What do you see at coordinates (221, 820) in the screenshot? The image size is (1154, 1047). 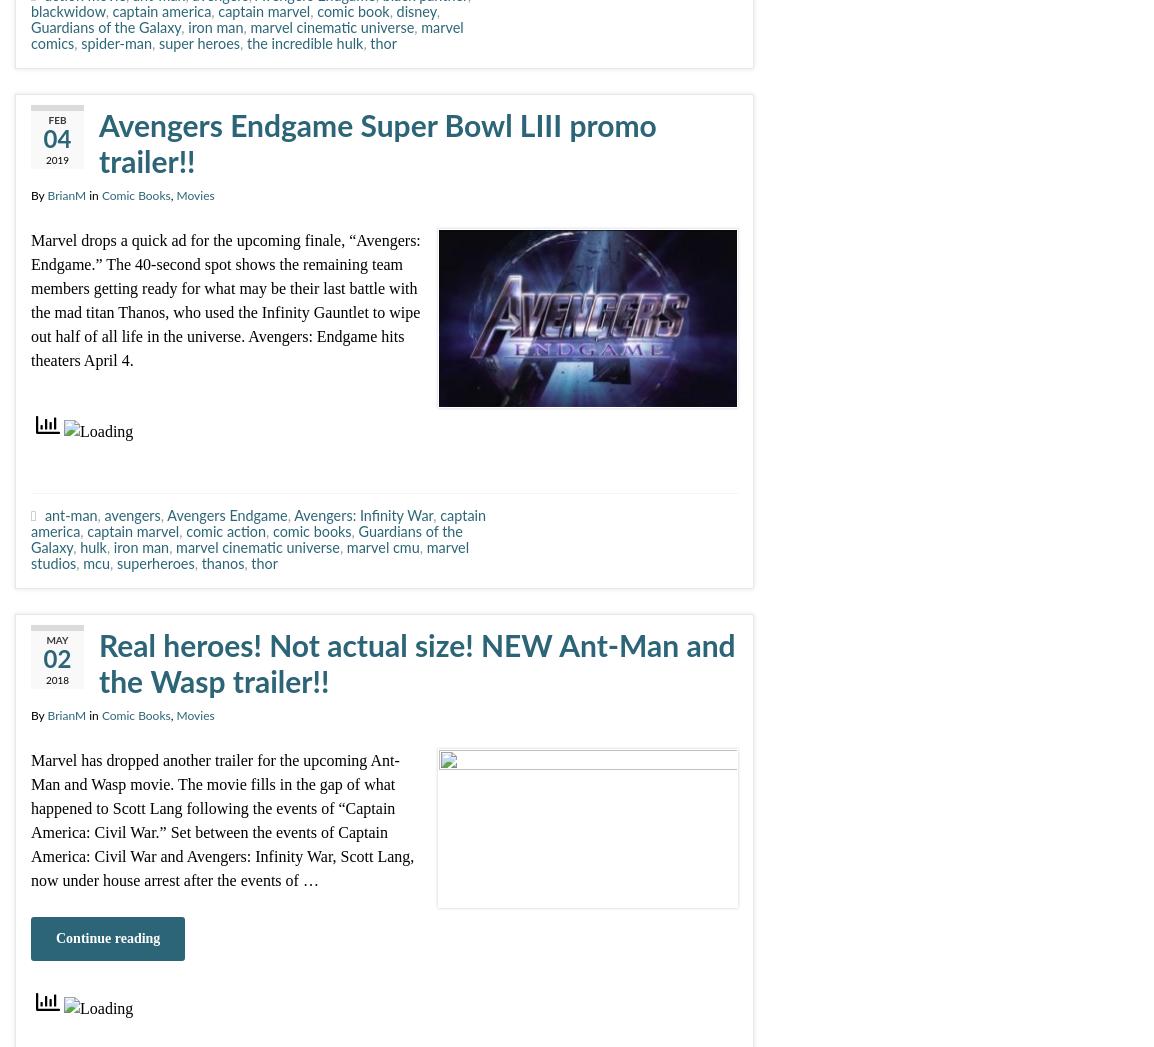 I see `'Marvel has dropped another trailer for the upcoming Ant-Man and Wasp movie. The movie fills in the gap of what happened to Scott Lang following the events of “Captain America: Civil War.” Set between the events of Captain America: Civil War and Avengers: Infinity War, Scott Lang, now under house arrest after the events of …'` at bounding box center [221, 820].